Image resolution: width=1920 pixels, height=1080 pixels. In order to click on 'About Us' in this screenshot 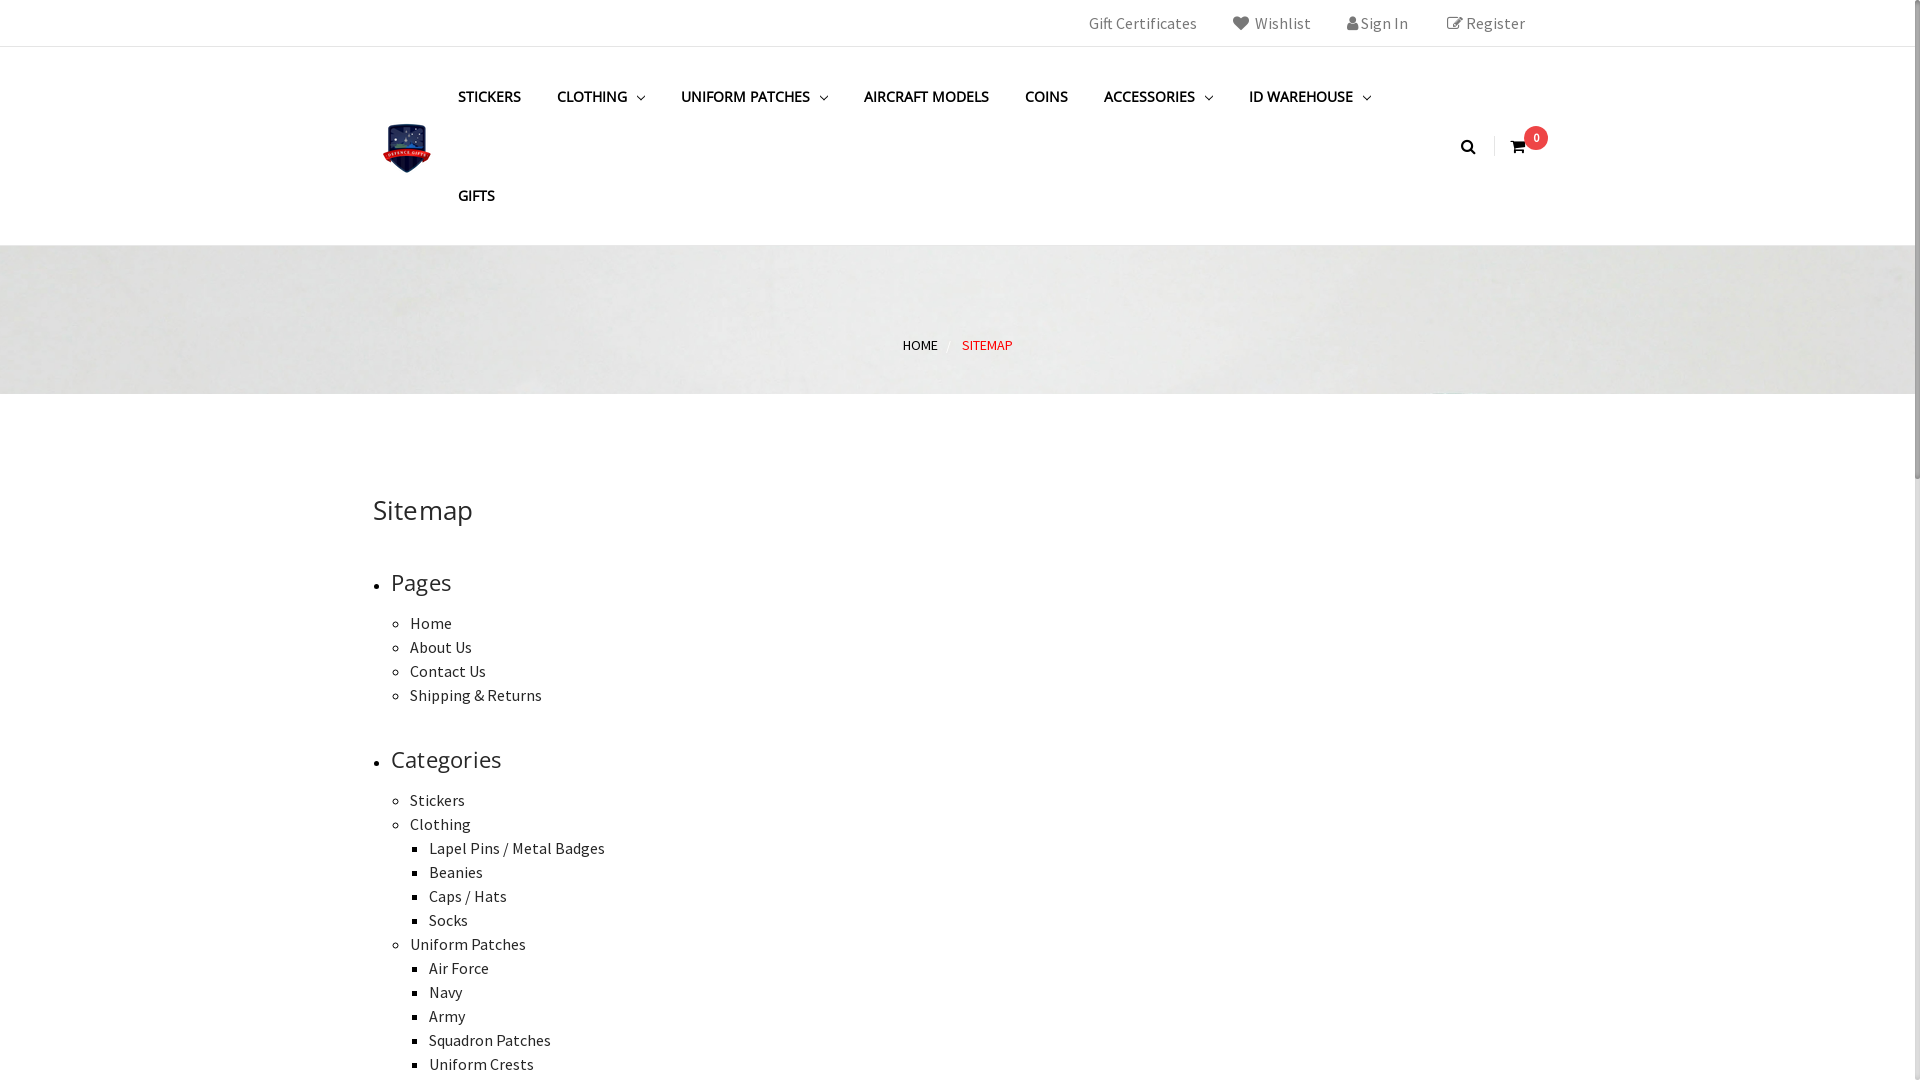, I will do `click(440, 647)`.